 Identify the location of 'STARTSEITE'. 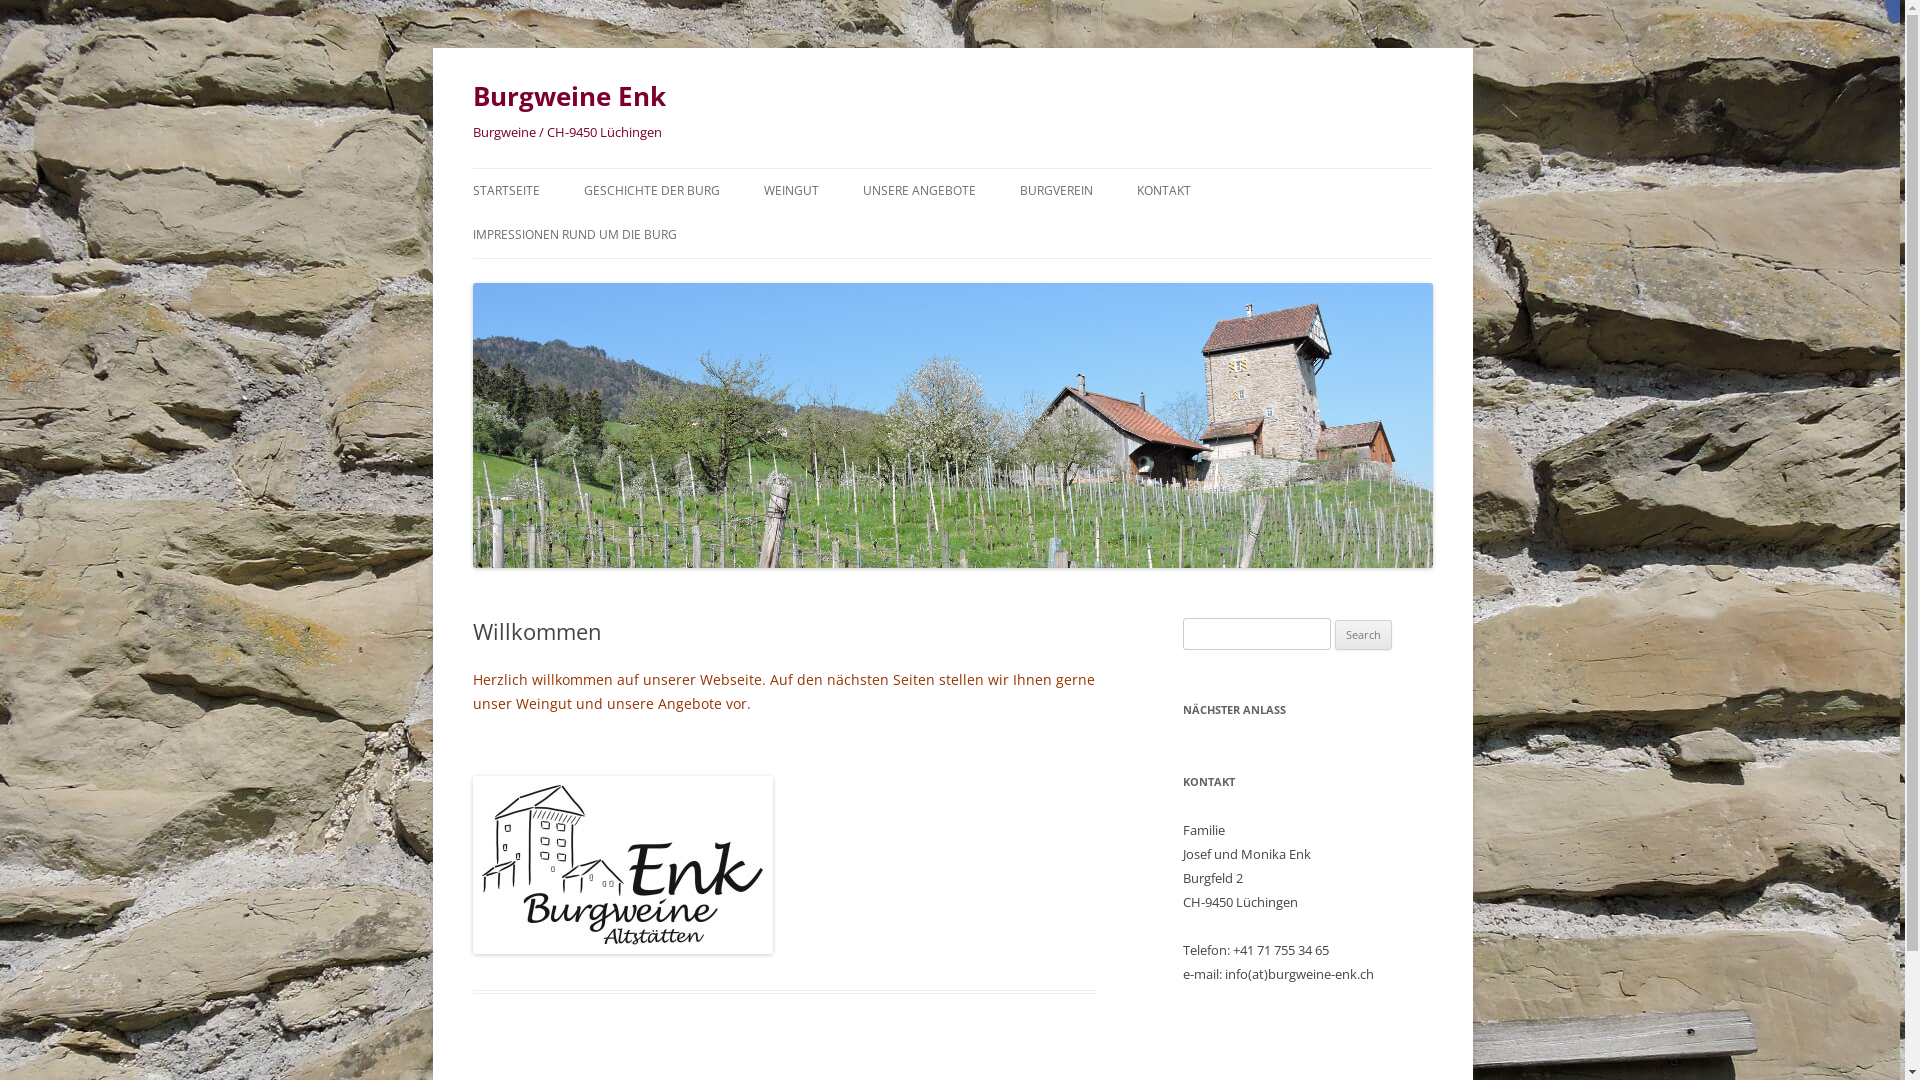
(505, 191).